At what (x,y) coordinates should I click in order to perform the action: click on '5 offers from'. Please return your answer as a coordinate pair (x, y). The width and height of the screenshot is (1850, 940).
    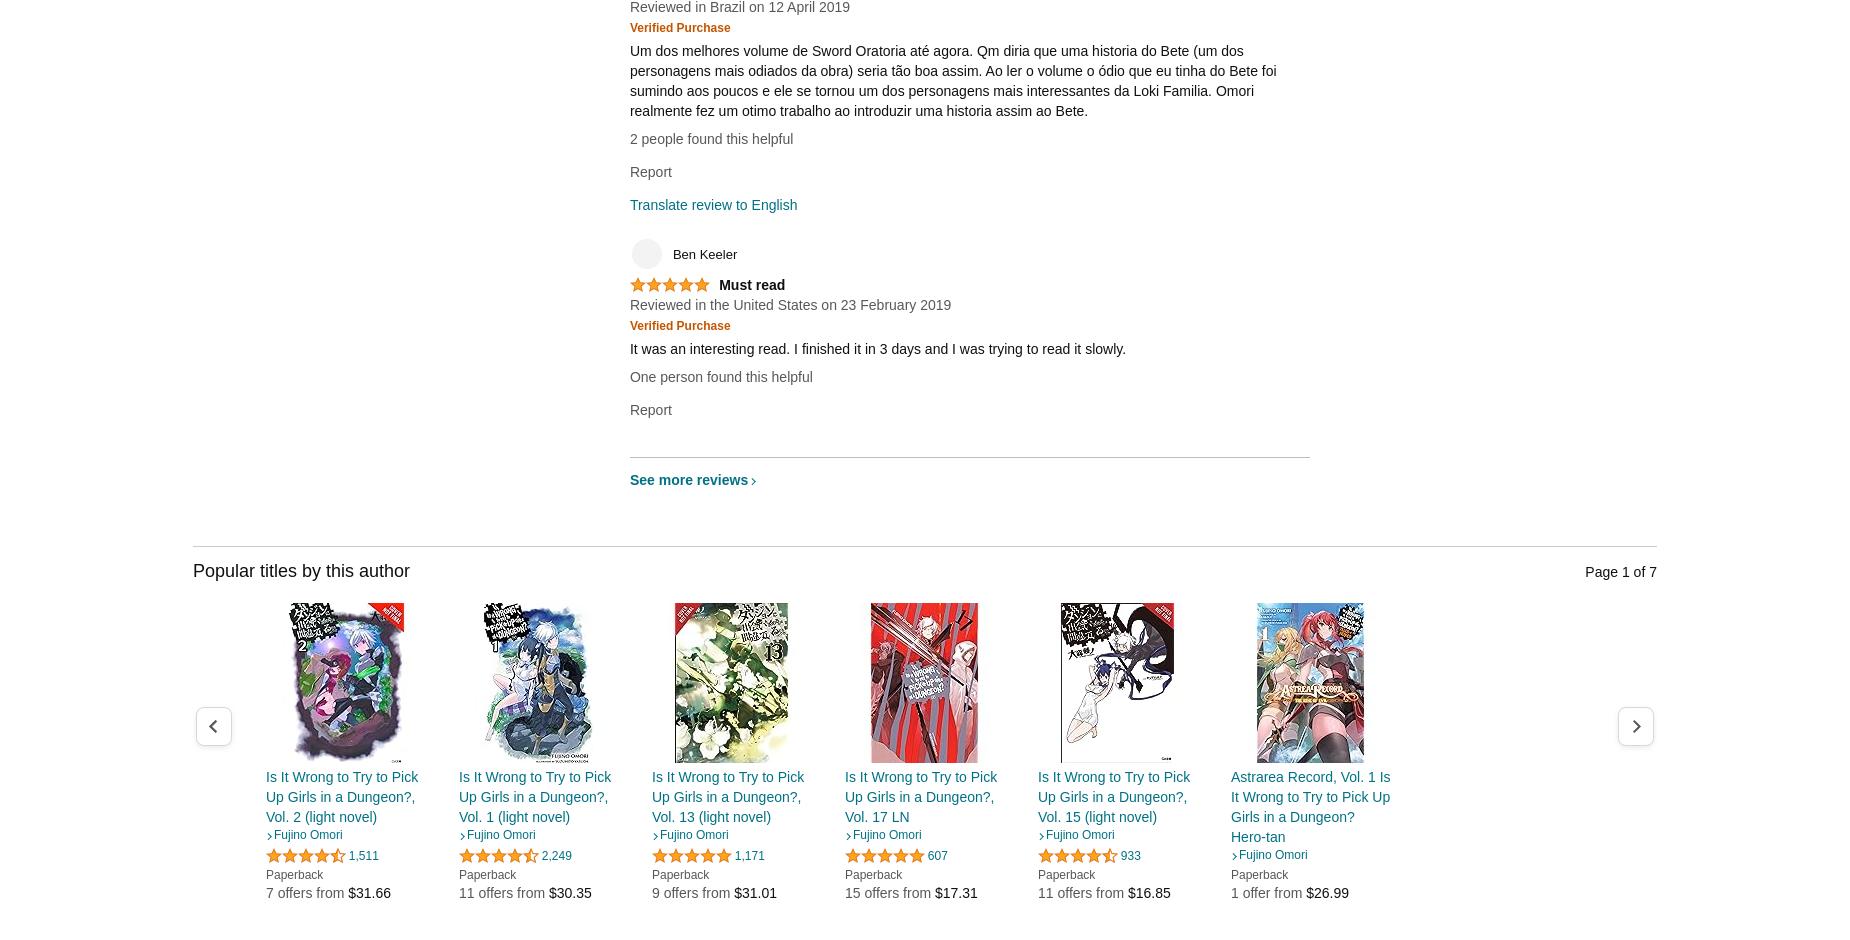
    Looking at the image, I should click on (1465, 912).